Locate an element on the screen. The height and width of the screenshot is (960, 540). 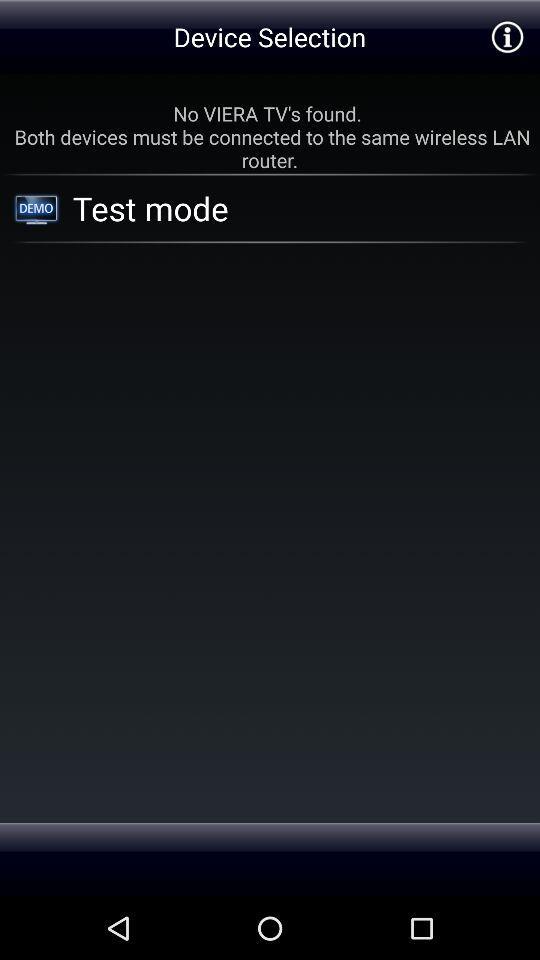
app next to the device selection item is located at coordinates (507, 35).